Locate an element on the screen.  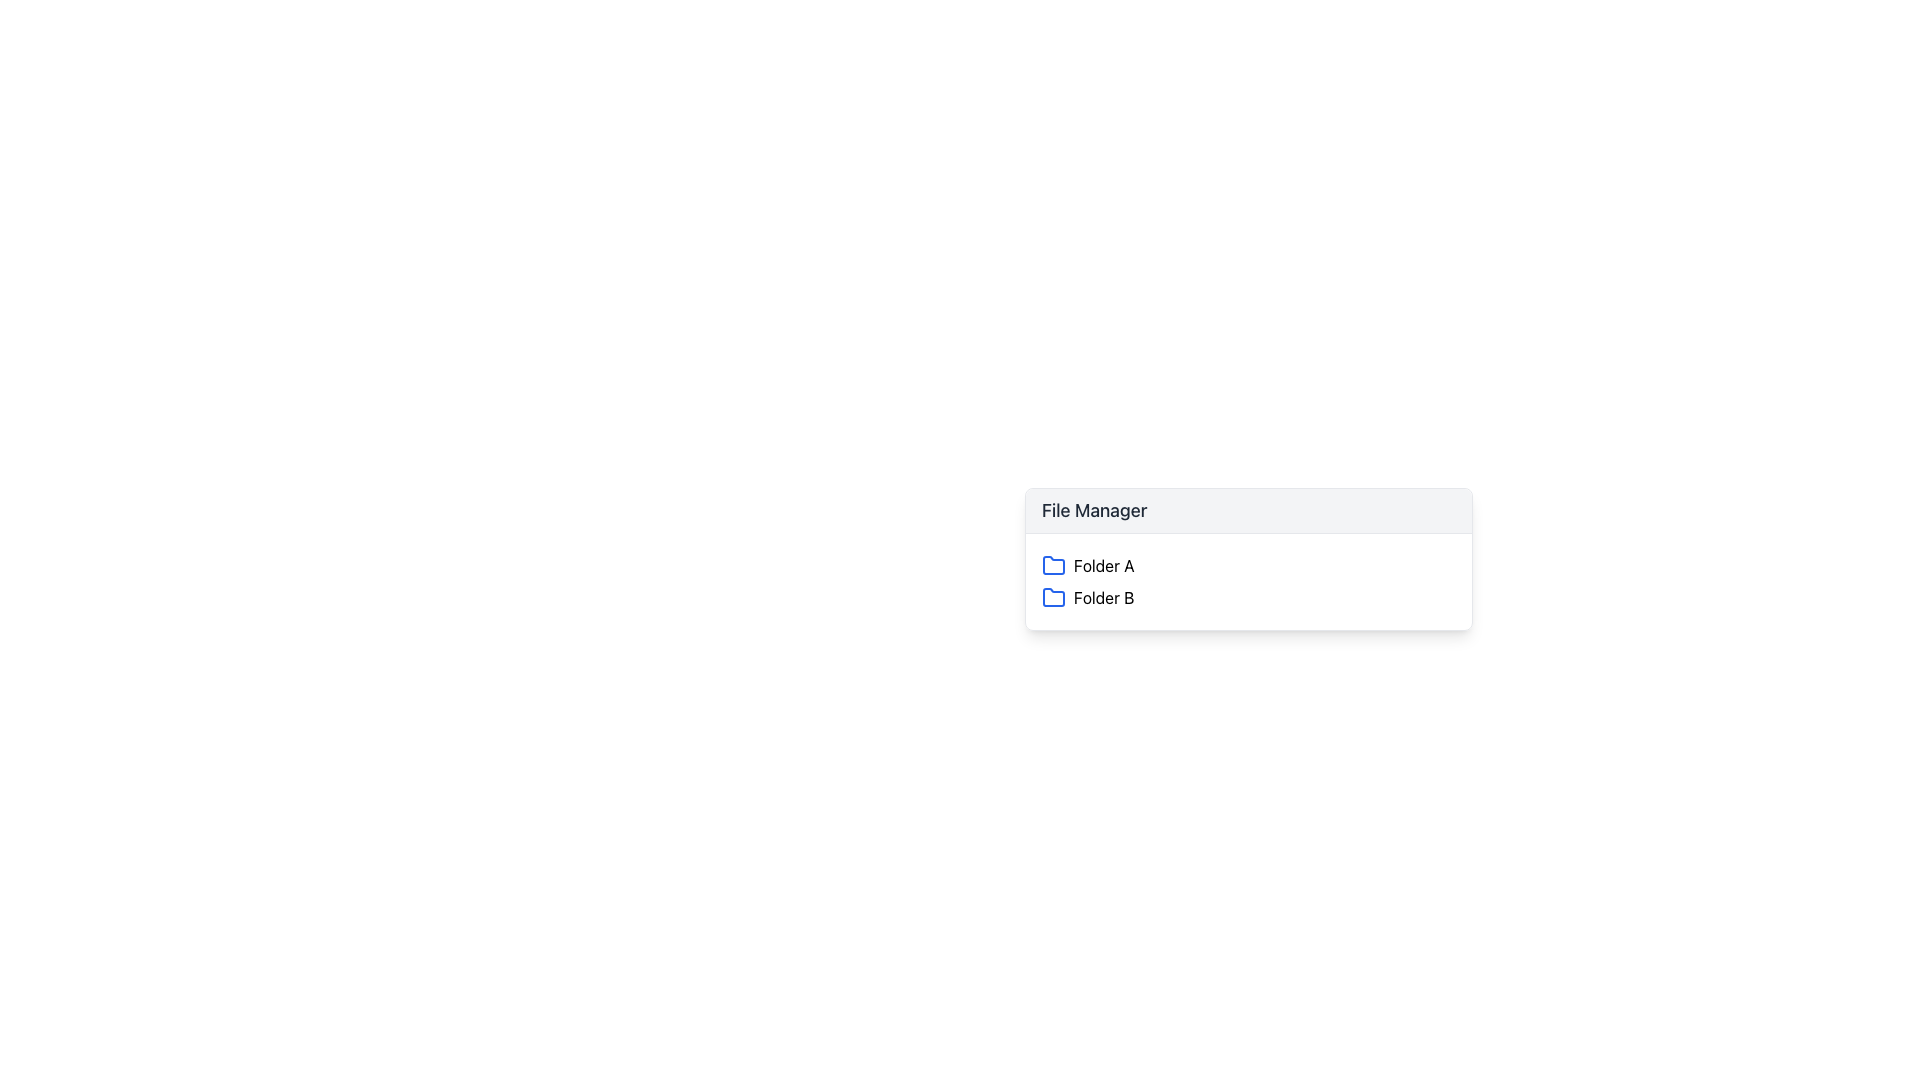
the Folder Icon representing 'Folder B' in the second row of the 'File Manager' list is located at coordinates (1053, 596).